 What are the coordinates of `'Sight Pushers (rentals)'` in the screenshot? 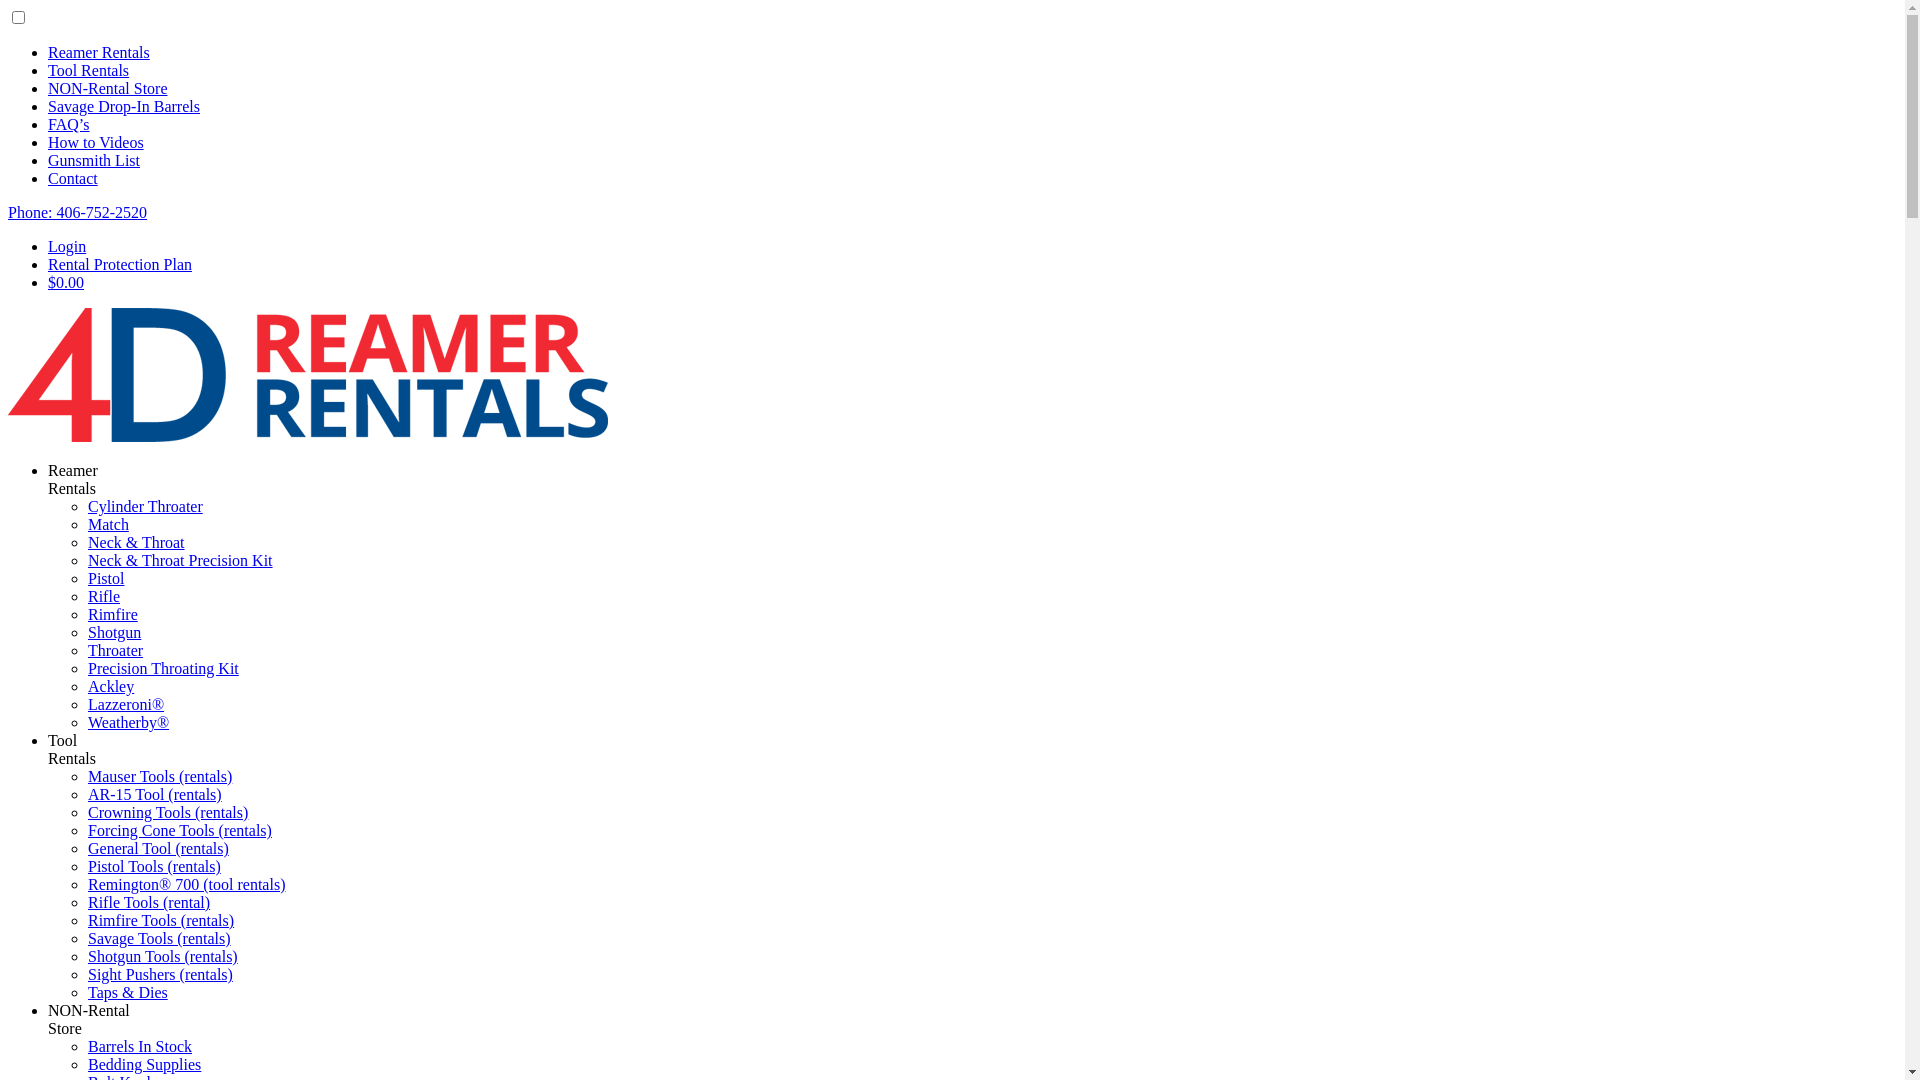 It's located at (160, 973).